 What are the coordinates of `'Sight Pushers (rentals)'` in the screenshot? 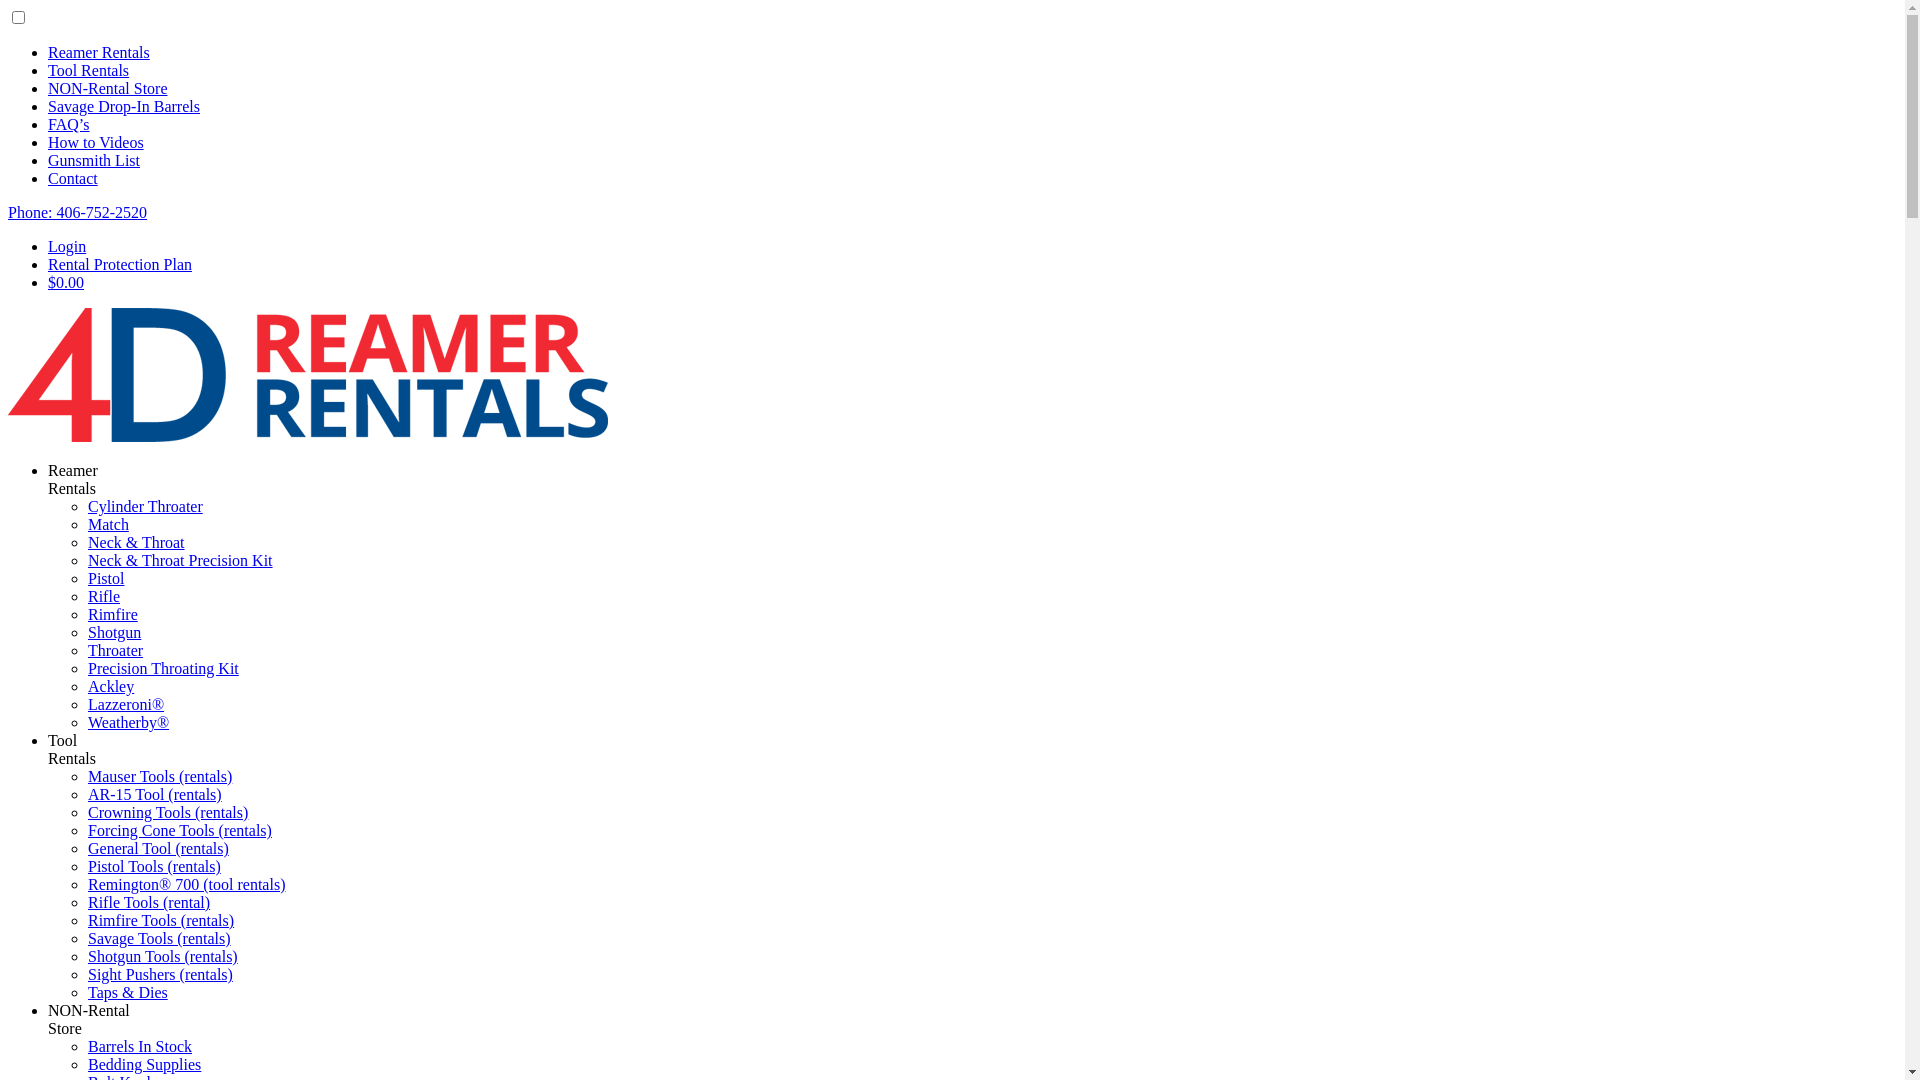 It's located at (160, 973).